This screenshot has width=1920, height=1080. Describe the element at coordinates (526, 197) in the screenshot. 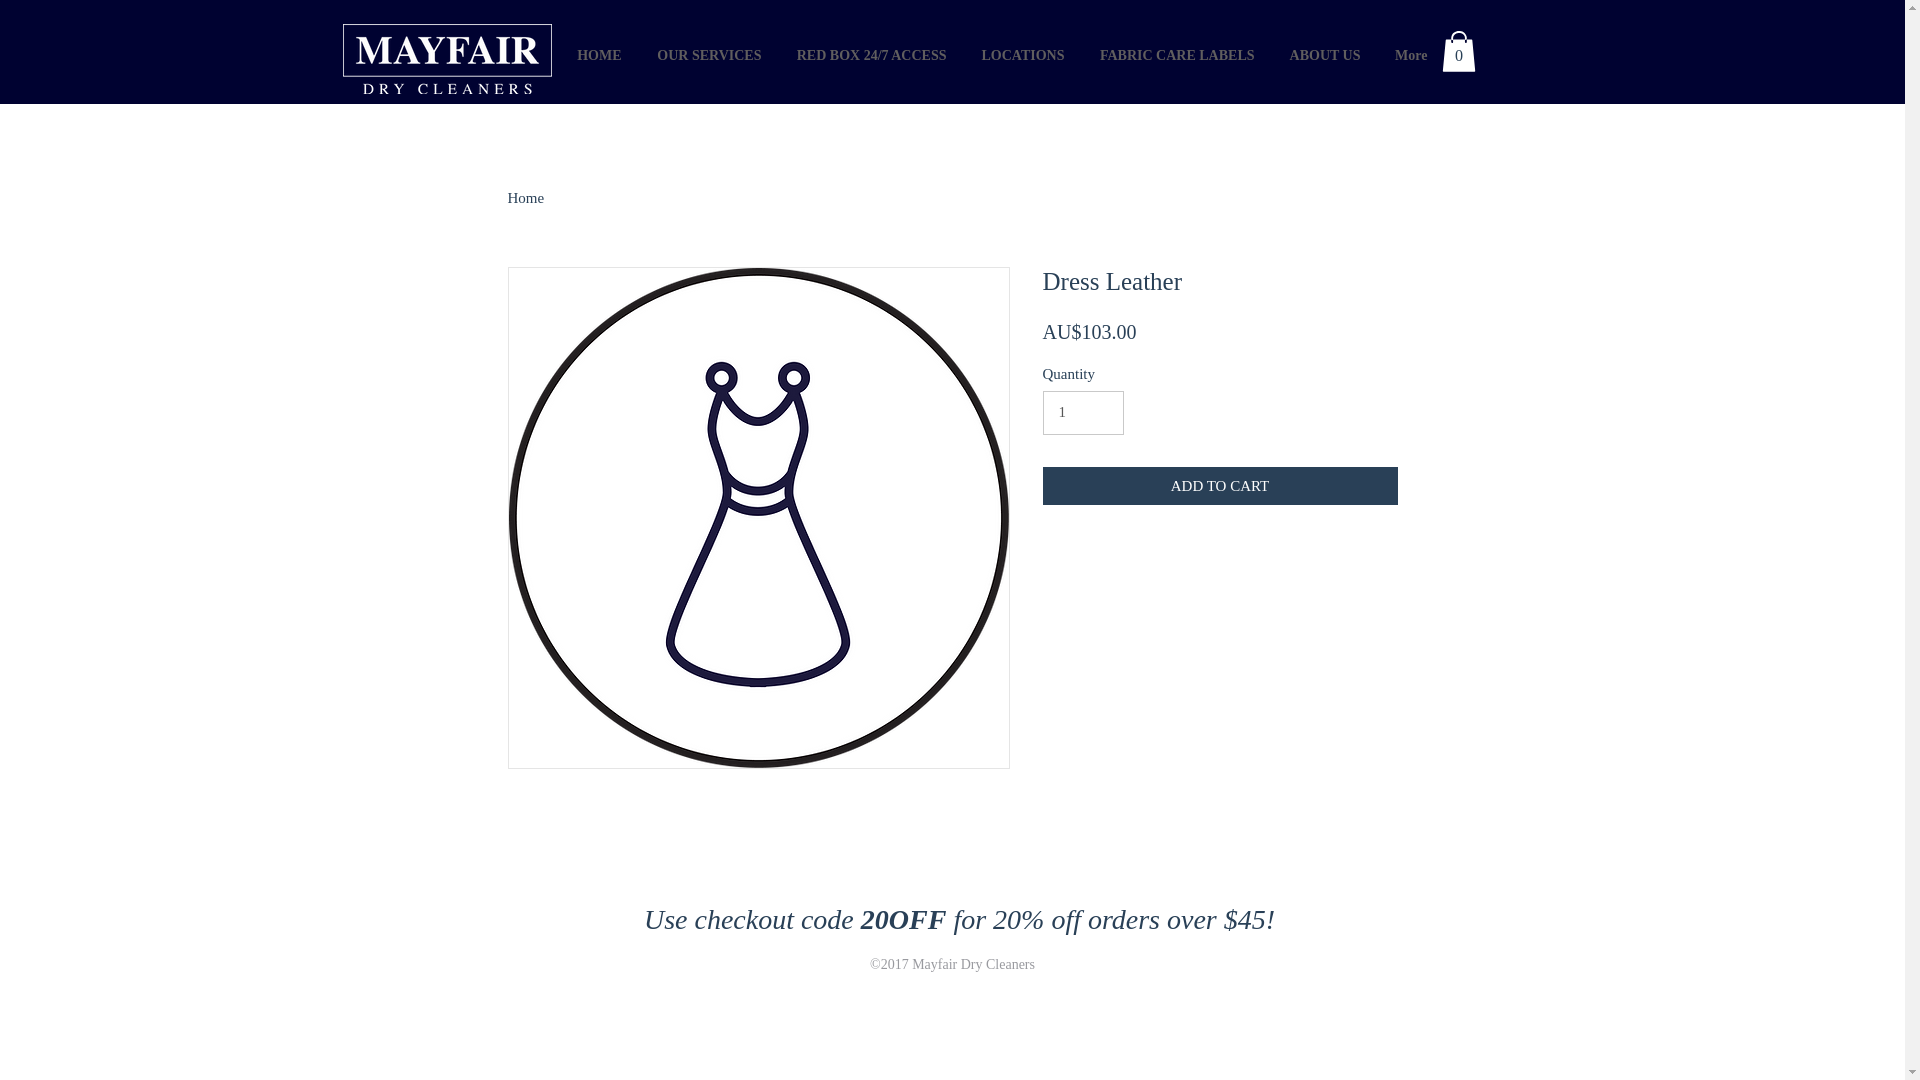

I see `'Home'` at that location.